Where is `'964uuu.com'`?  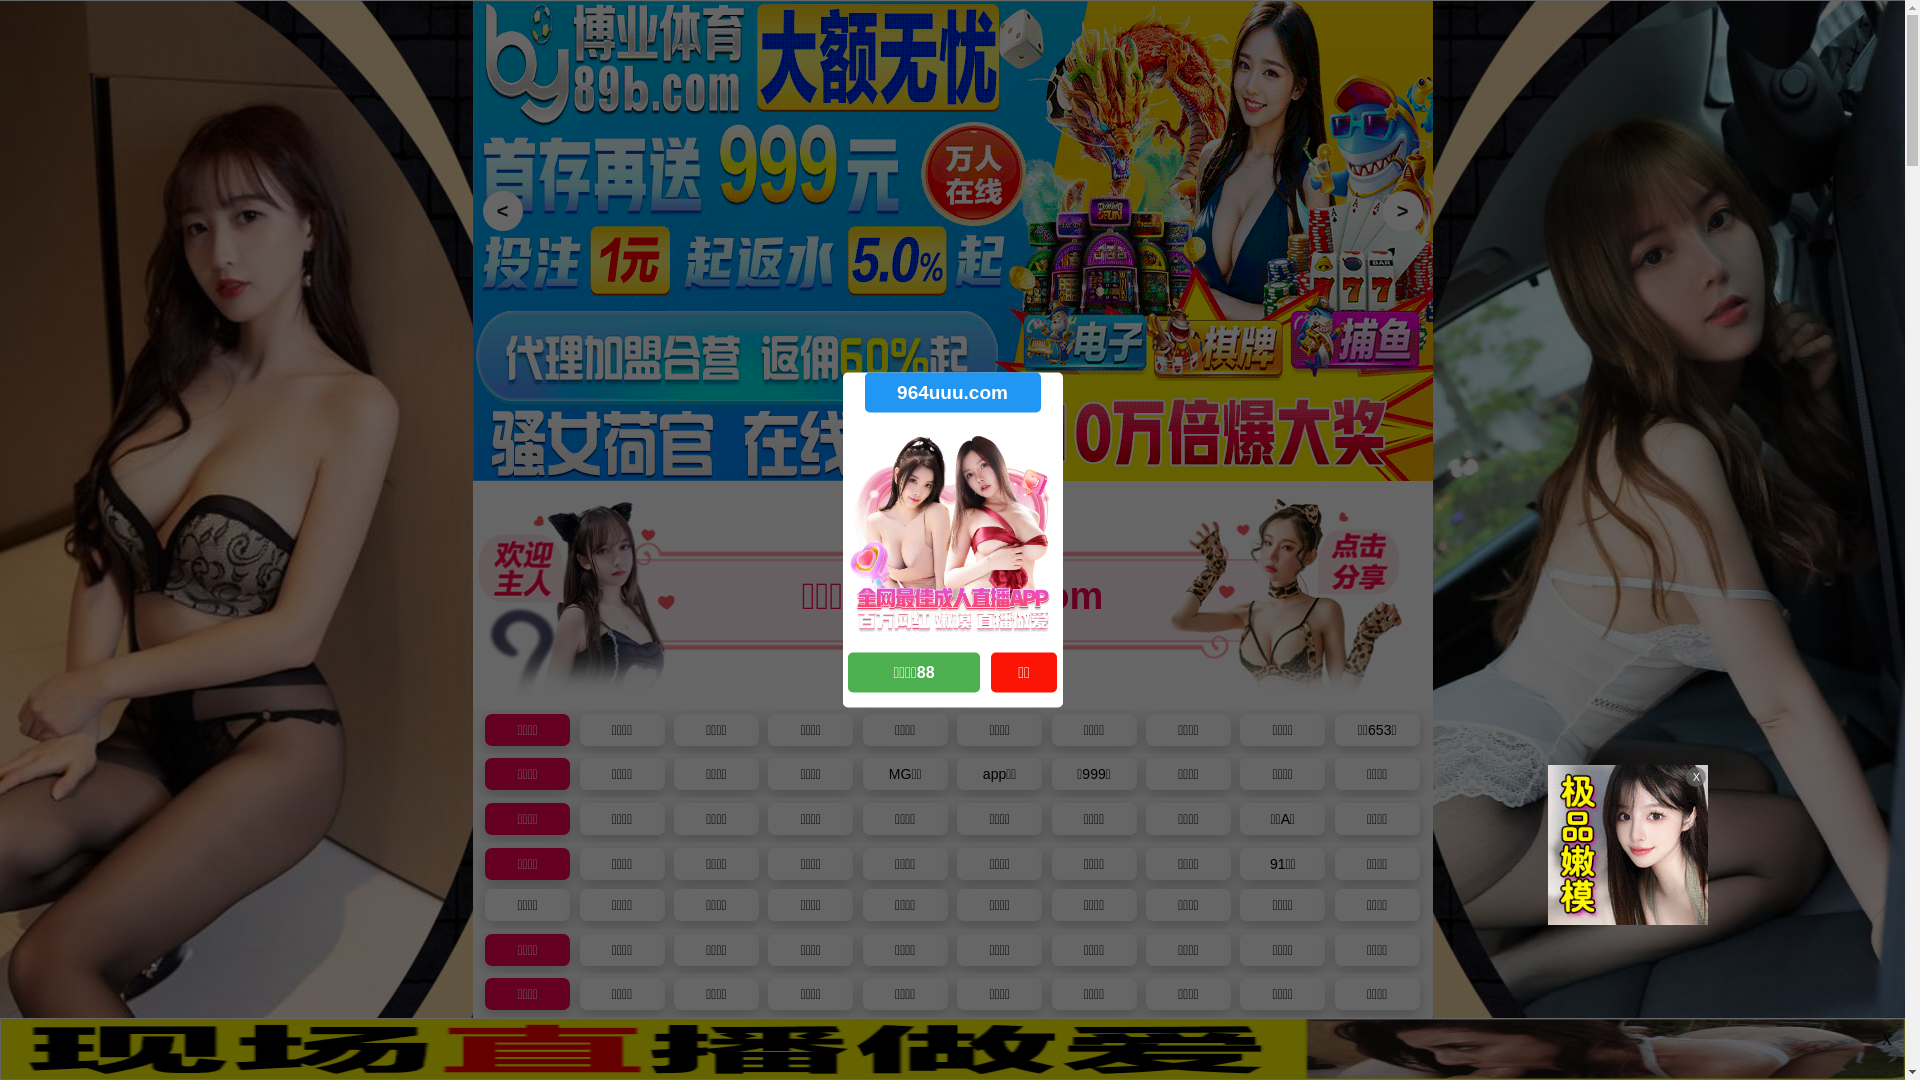 '964uuu.com' is located at coordinates (950, 392).